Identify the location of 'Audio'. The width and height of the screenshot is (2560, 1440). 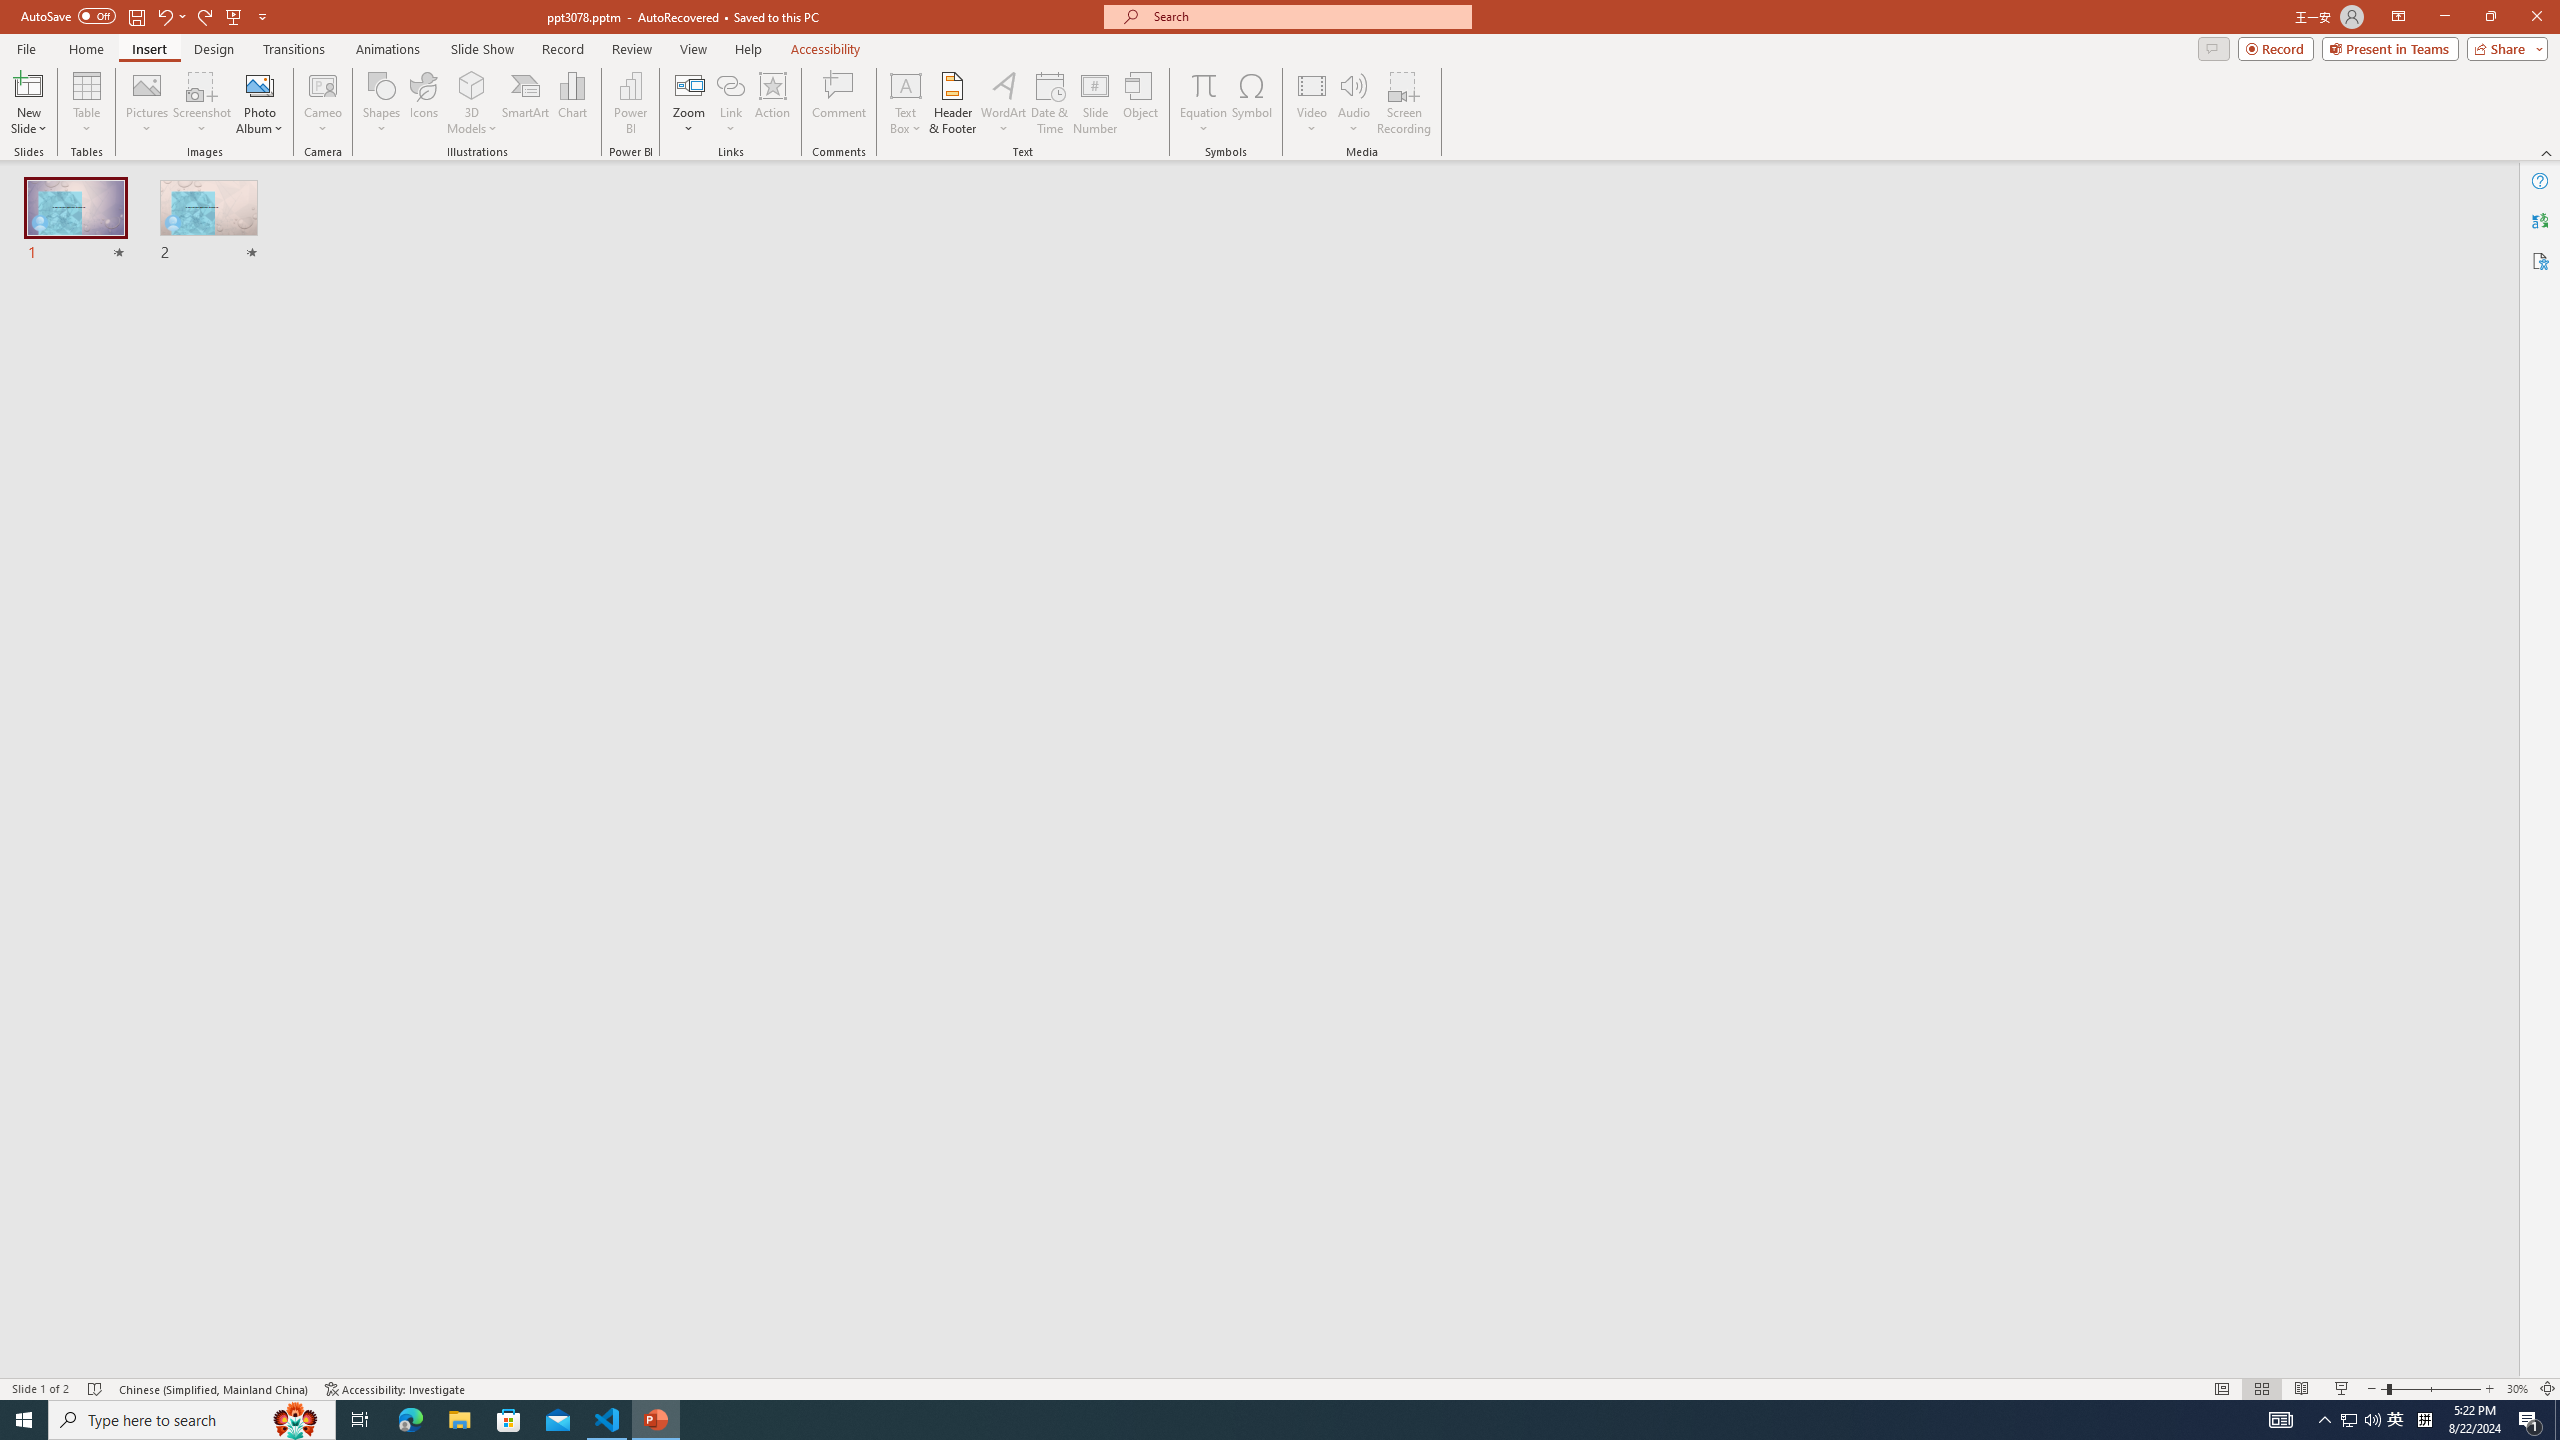
(1353, 103).